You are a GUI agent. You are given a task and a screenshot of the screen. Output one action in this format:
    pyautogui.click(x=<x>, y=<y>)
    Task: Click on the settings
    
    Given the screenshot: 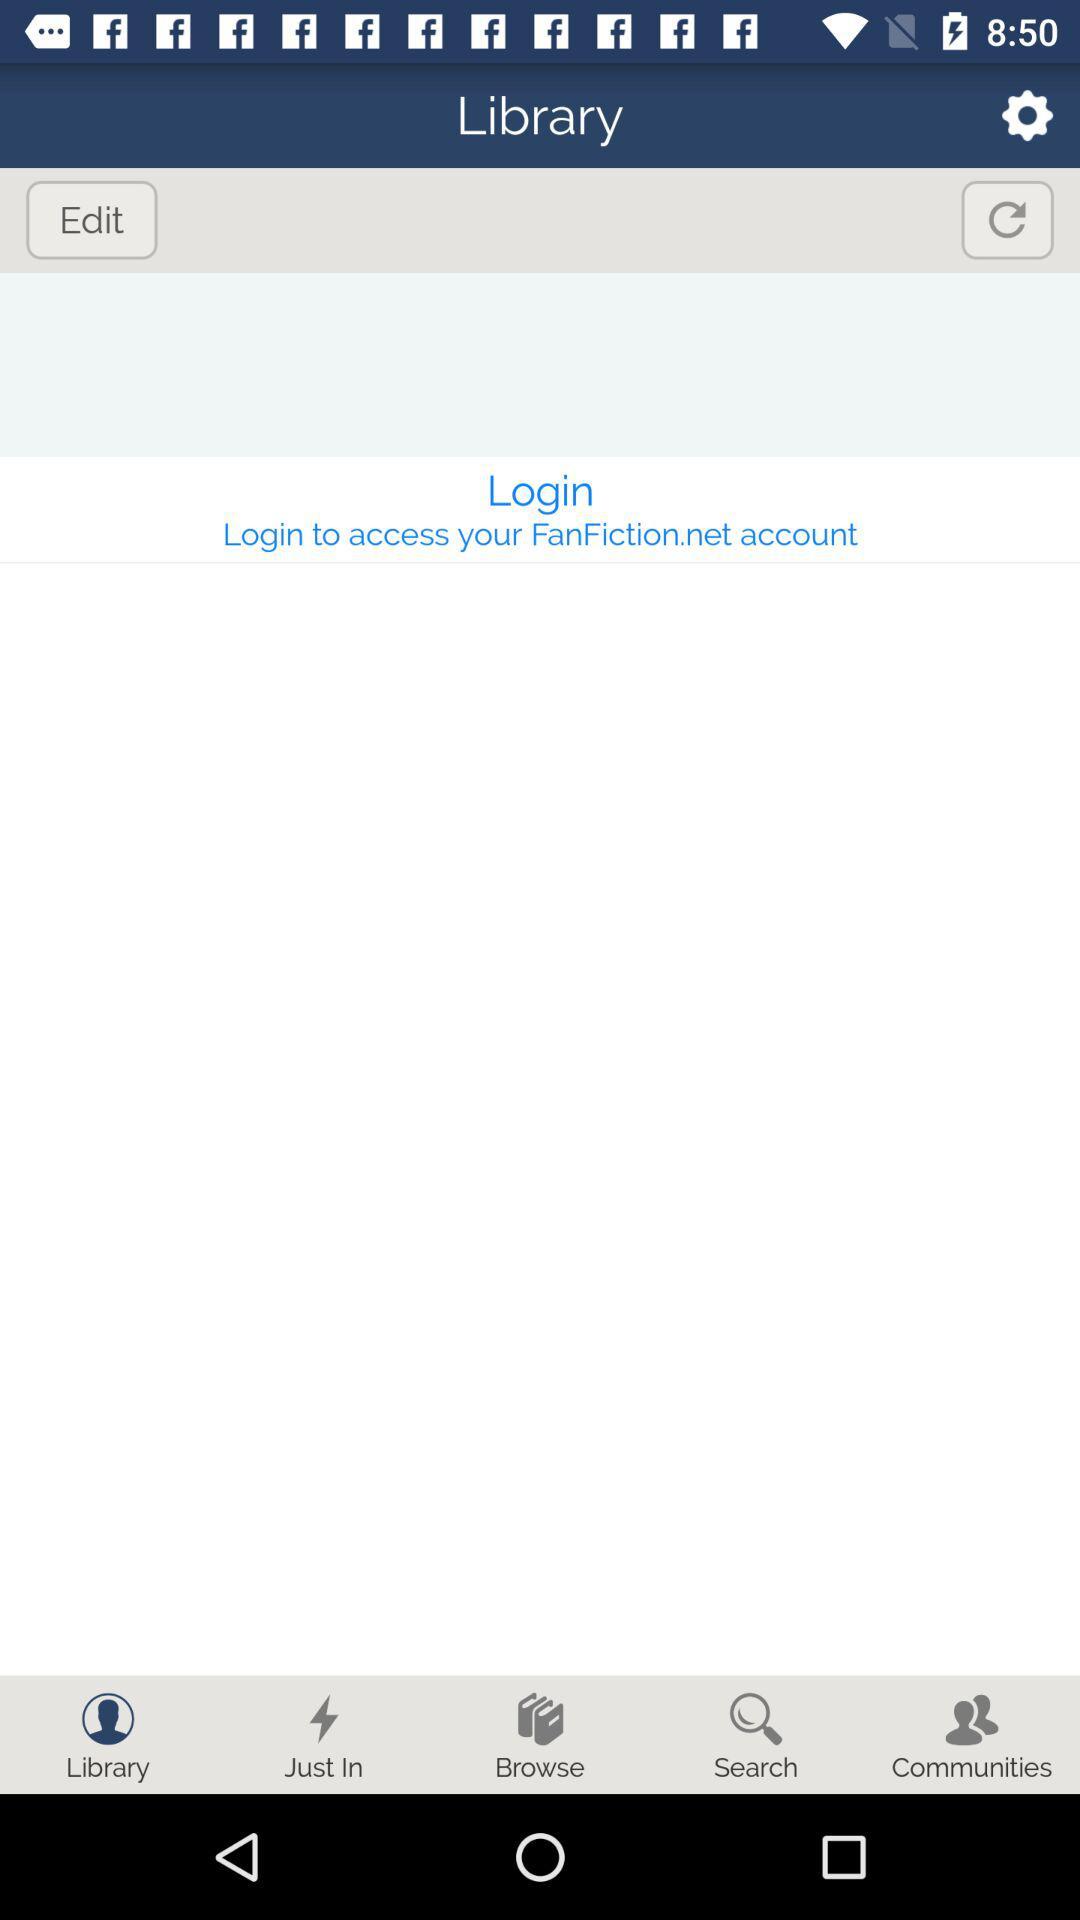 What is the action you would take?
    pyautogui.click(x=1014, y=114)
    